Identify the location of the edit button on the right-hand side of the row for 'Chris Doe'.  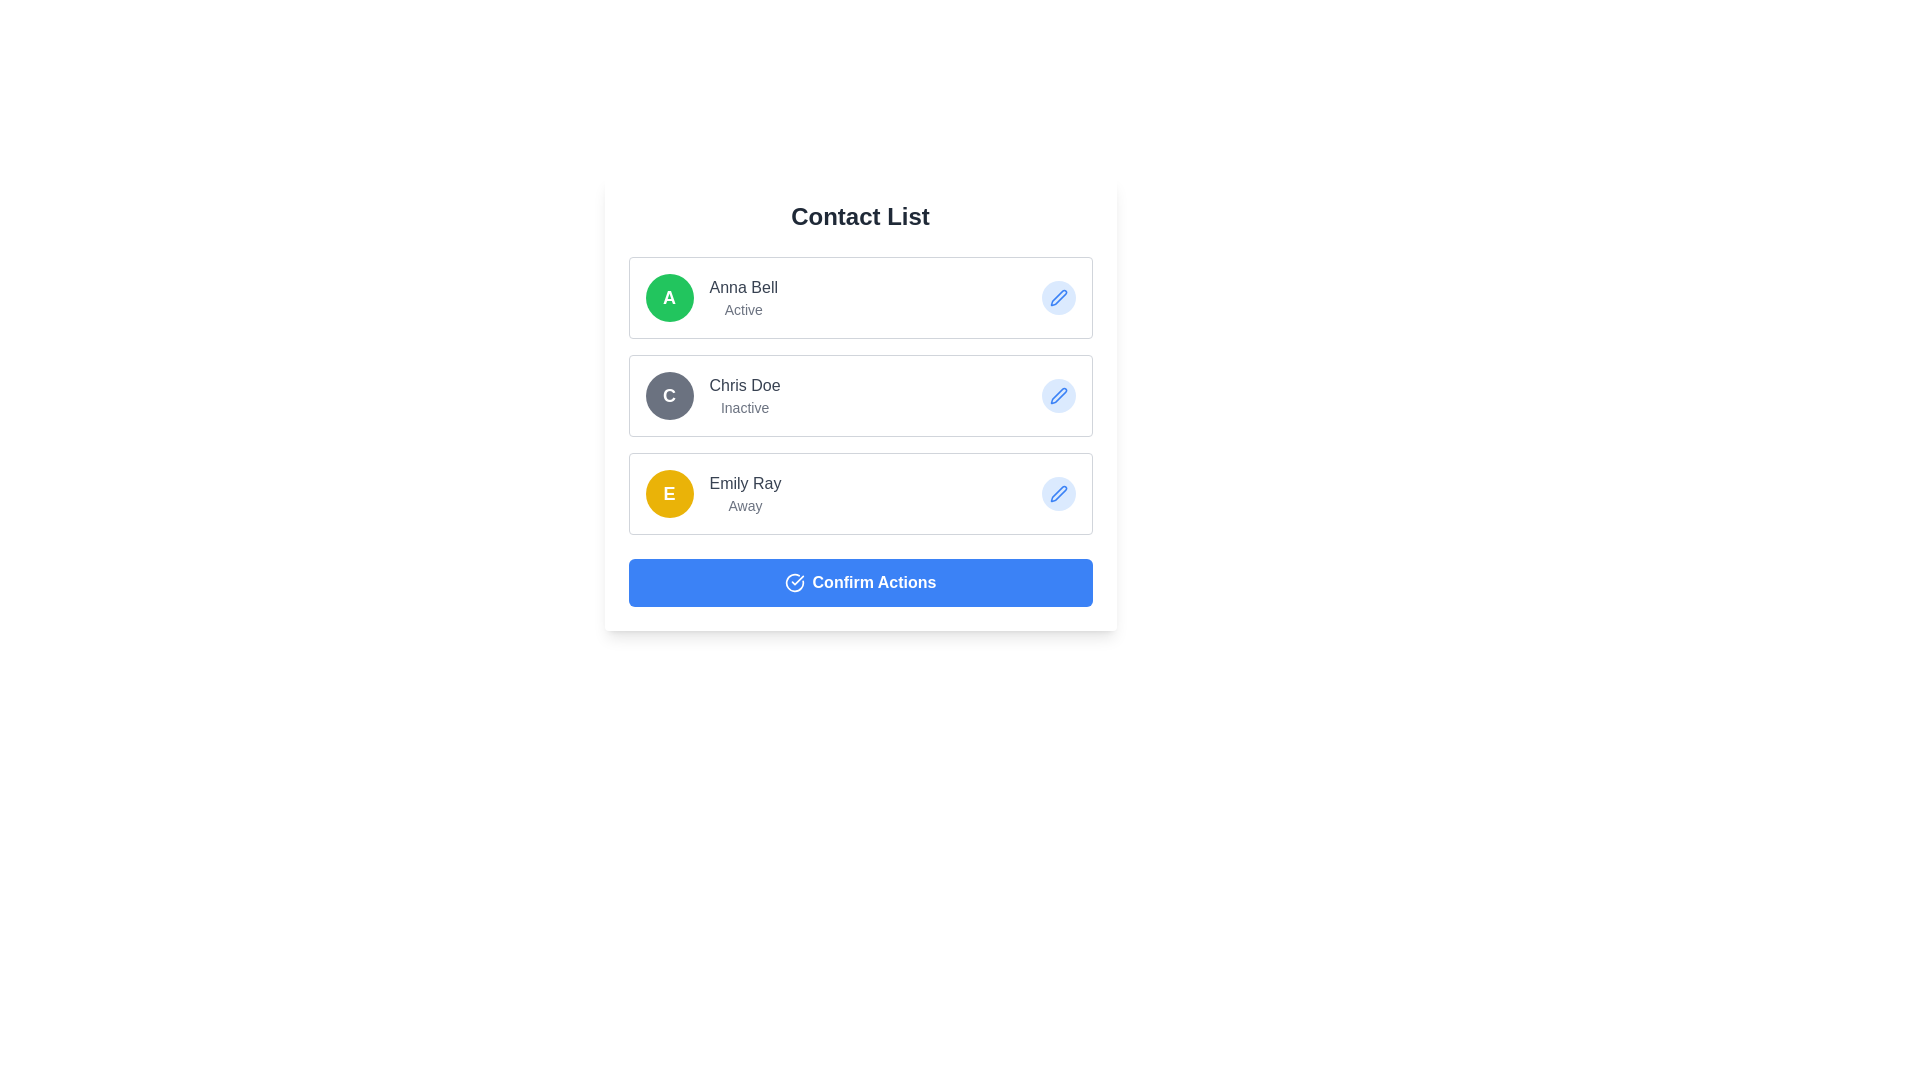
(1057, 396).